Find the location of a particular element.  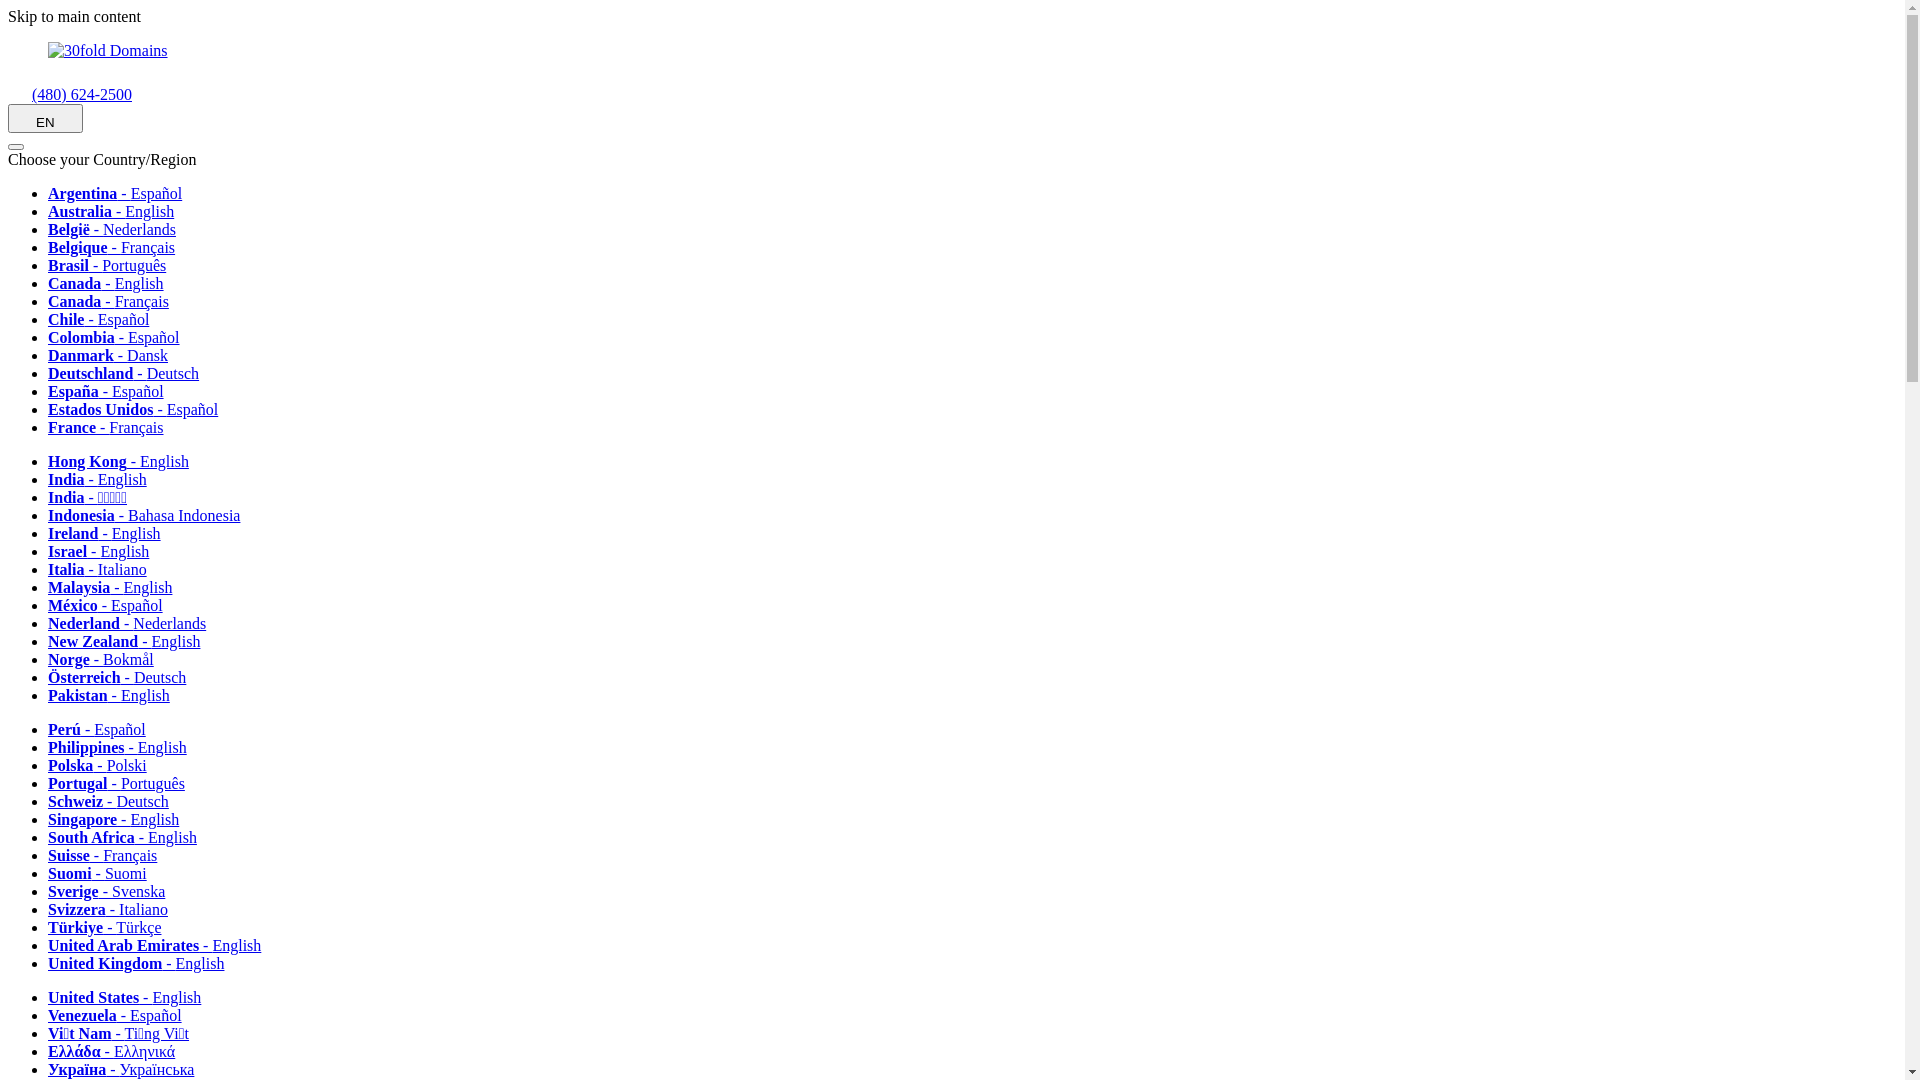

'Nederland - Nederlands' is located at coordinates (133, 622).